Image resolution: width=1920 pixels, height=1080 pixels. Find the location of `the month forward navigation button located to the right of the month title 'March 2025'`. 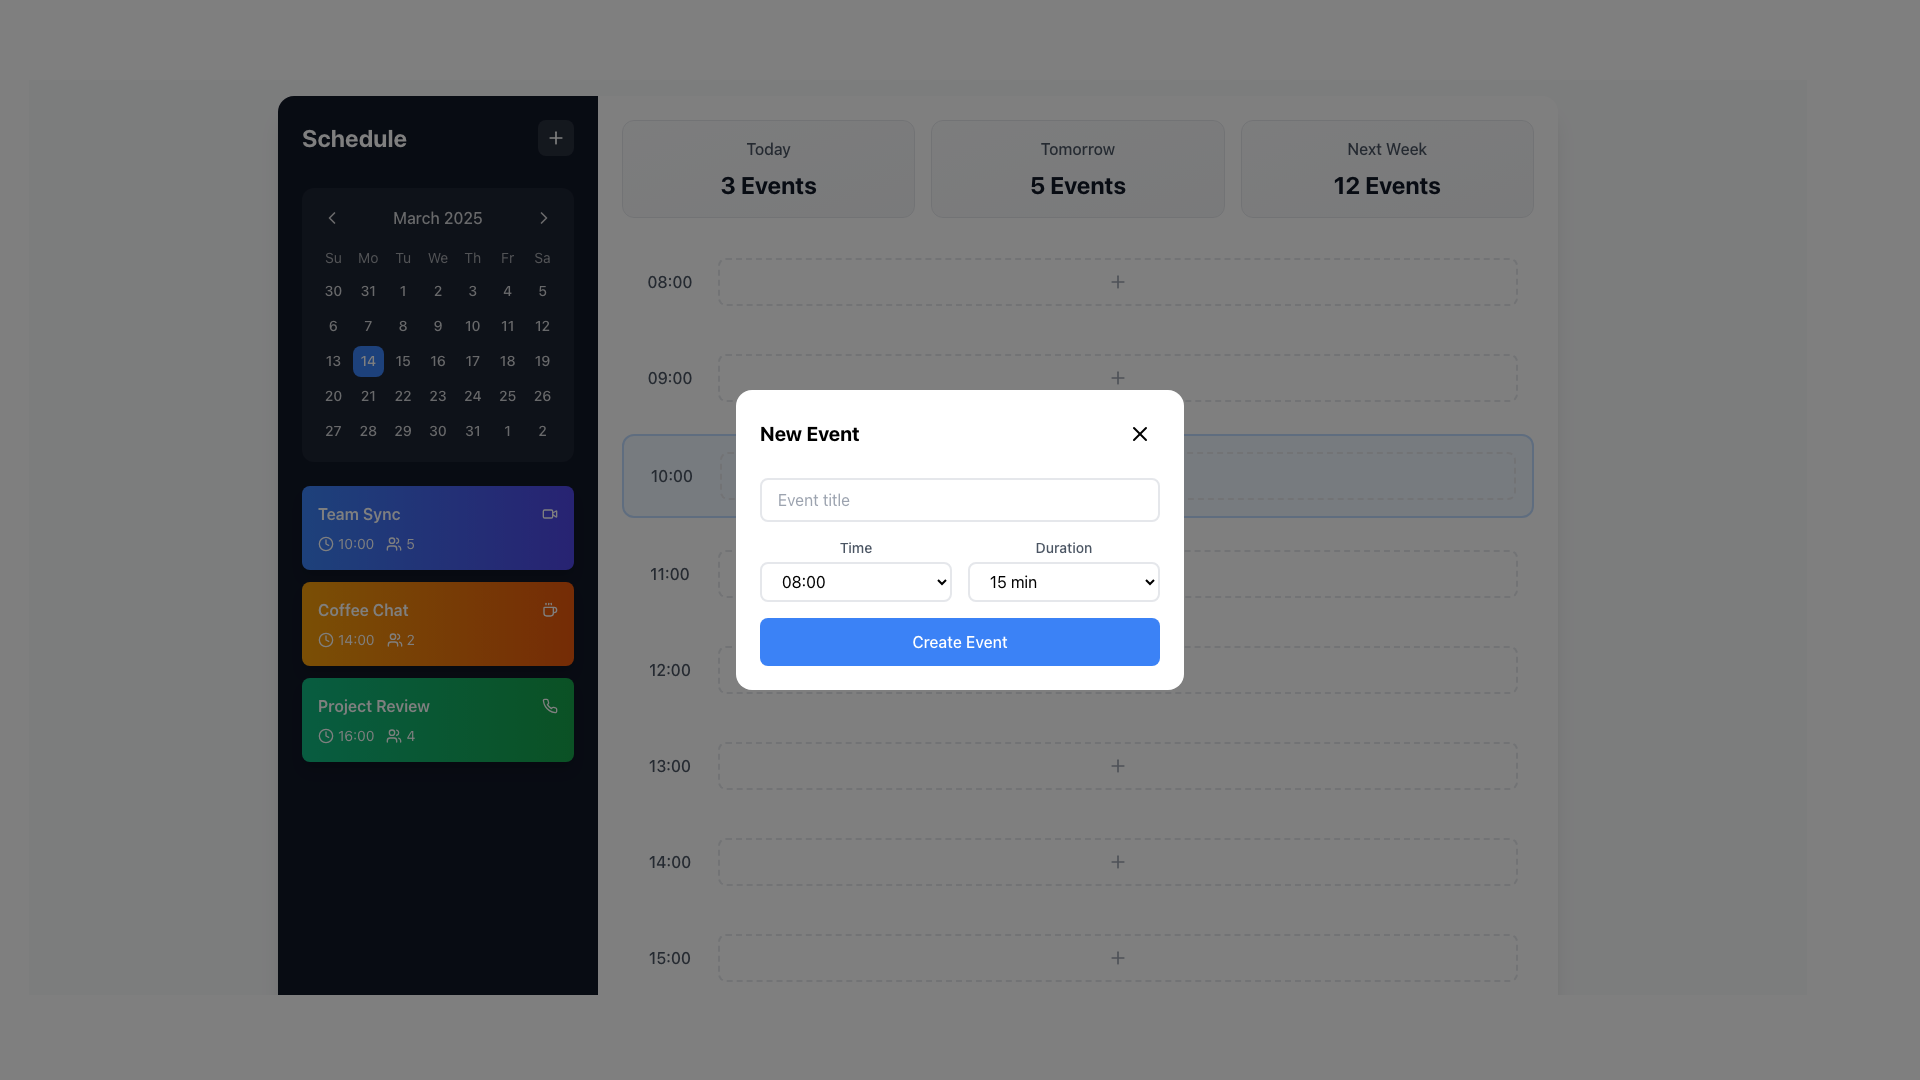

the month forward navigation button located to the right of the month title 'March 2025' is located at coordinates (543, 218).